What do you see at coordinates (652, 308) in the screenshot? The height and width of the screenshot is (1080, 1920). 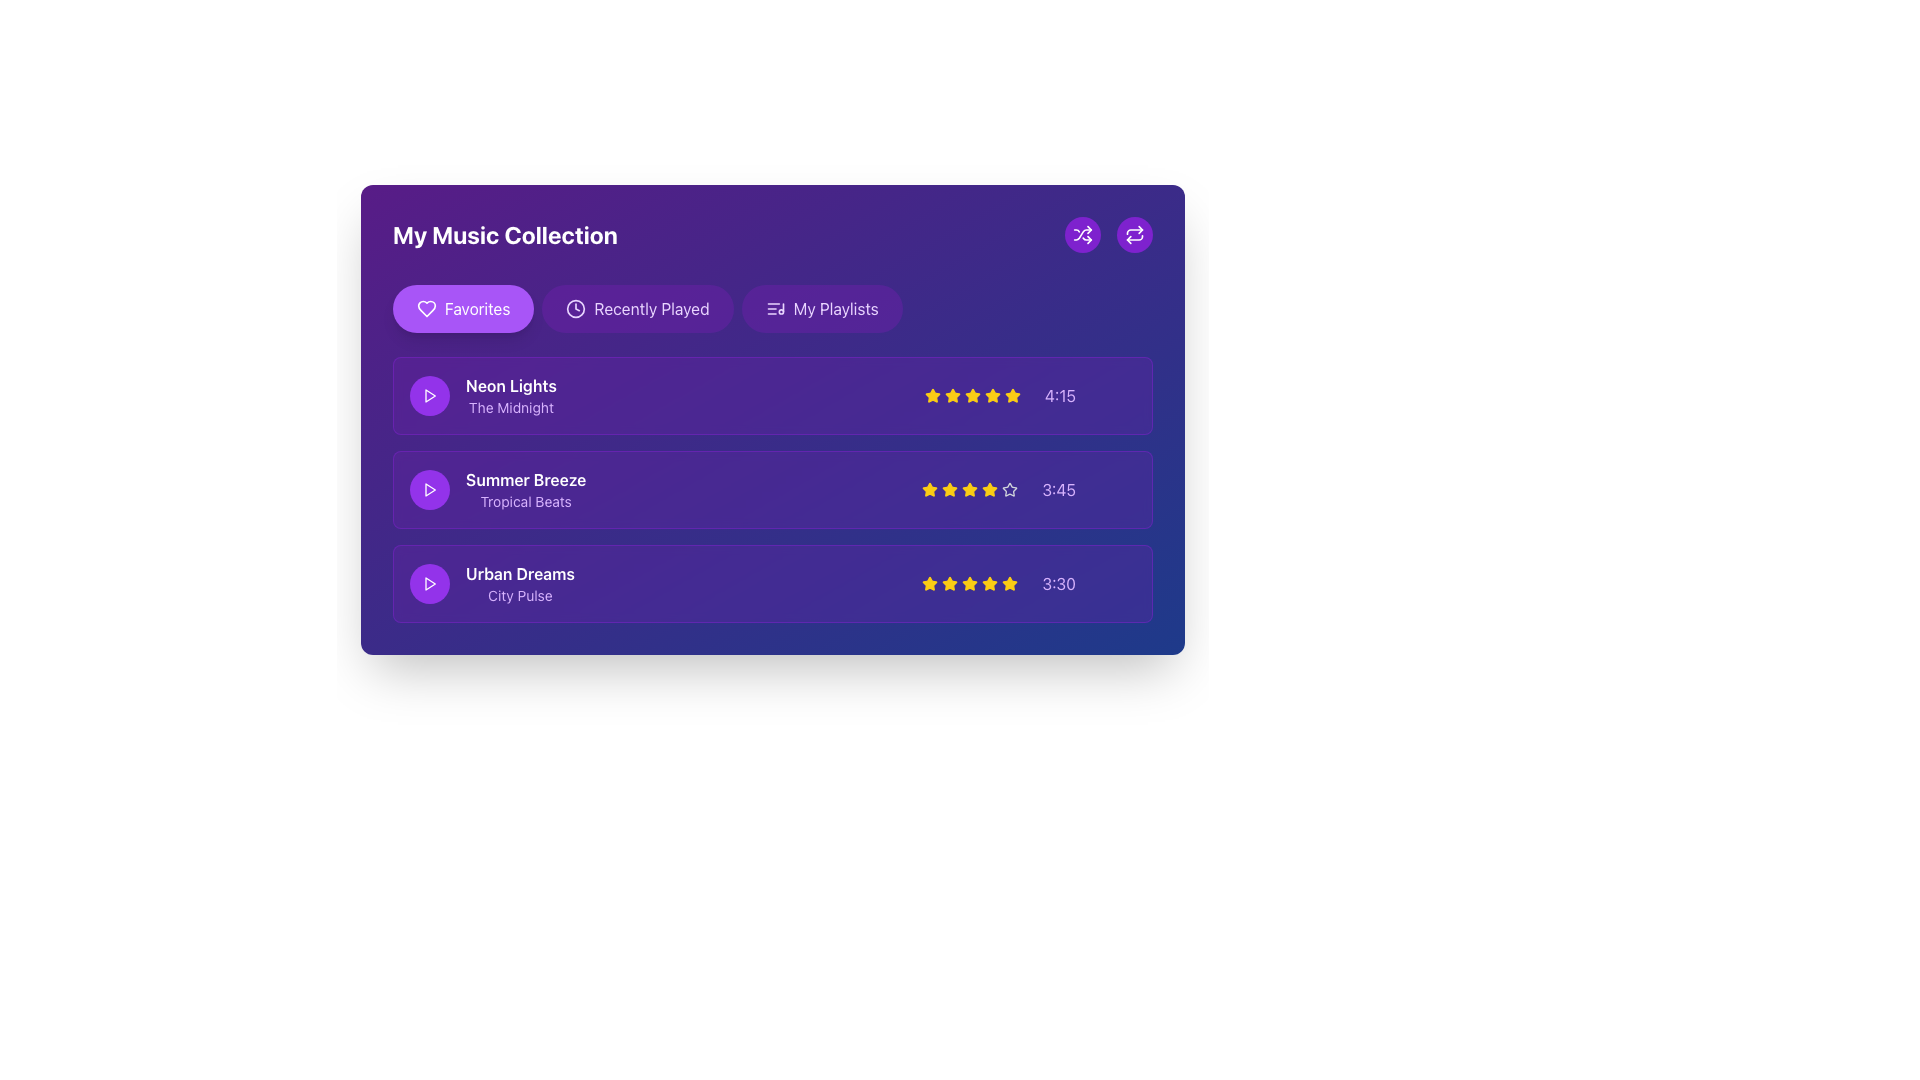 I see `the 'Recently Played' button, which is the second option in a horizontal row of three buttons in the 'My Music Collection' section, to filter recently played items` at bounding box center [652, 308].